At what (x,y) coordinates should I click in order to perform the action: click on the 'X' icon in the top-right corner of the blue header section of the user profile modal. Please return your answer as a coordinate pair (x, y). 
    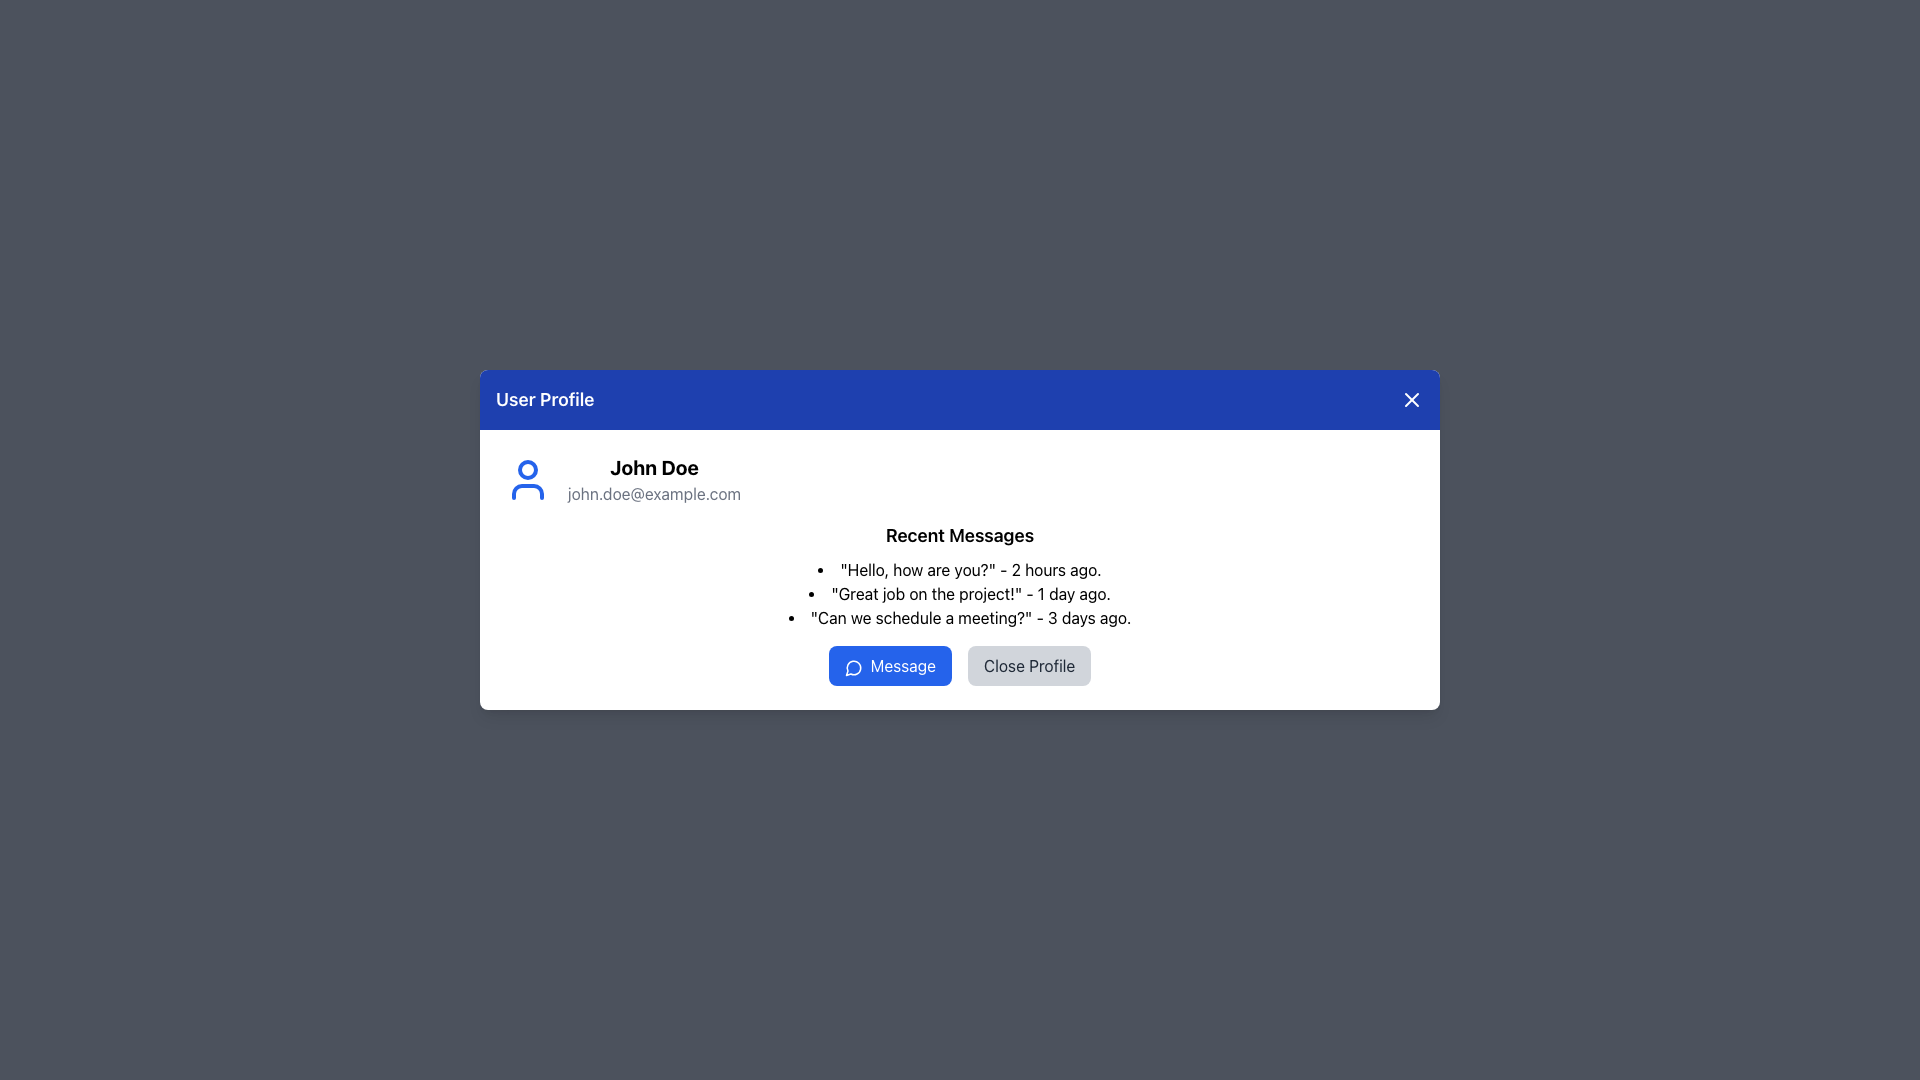
    Looking at the image, I should click on (1410, 400).